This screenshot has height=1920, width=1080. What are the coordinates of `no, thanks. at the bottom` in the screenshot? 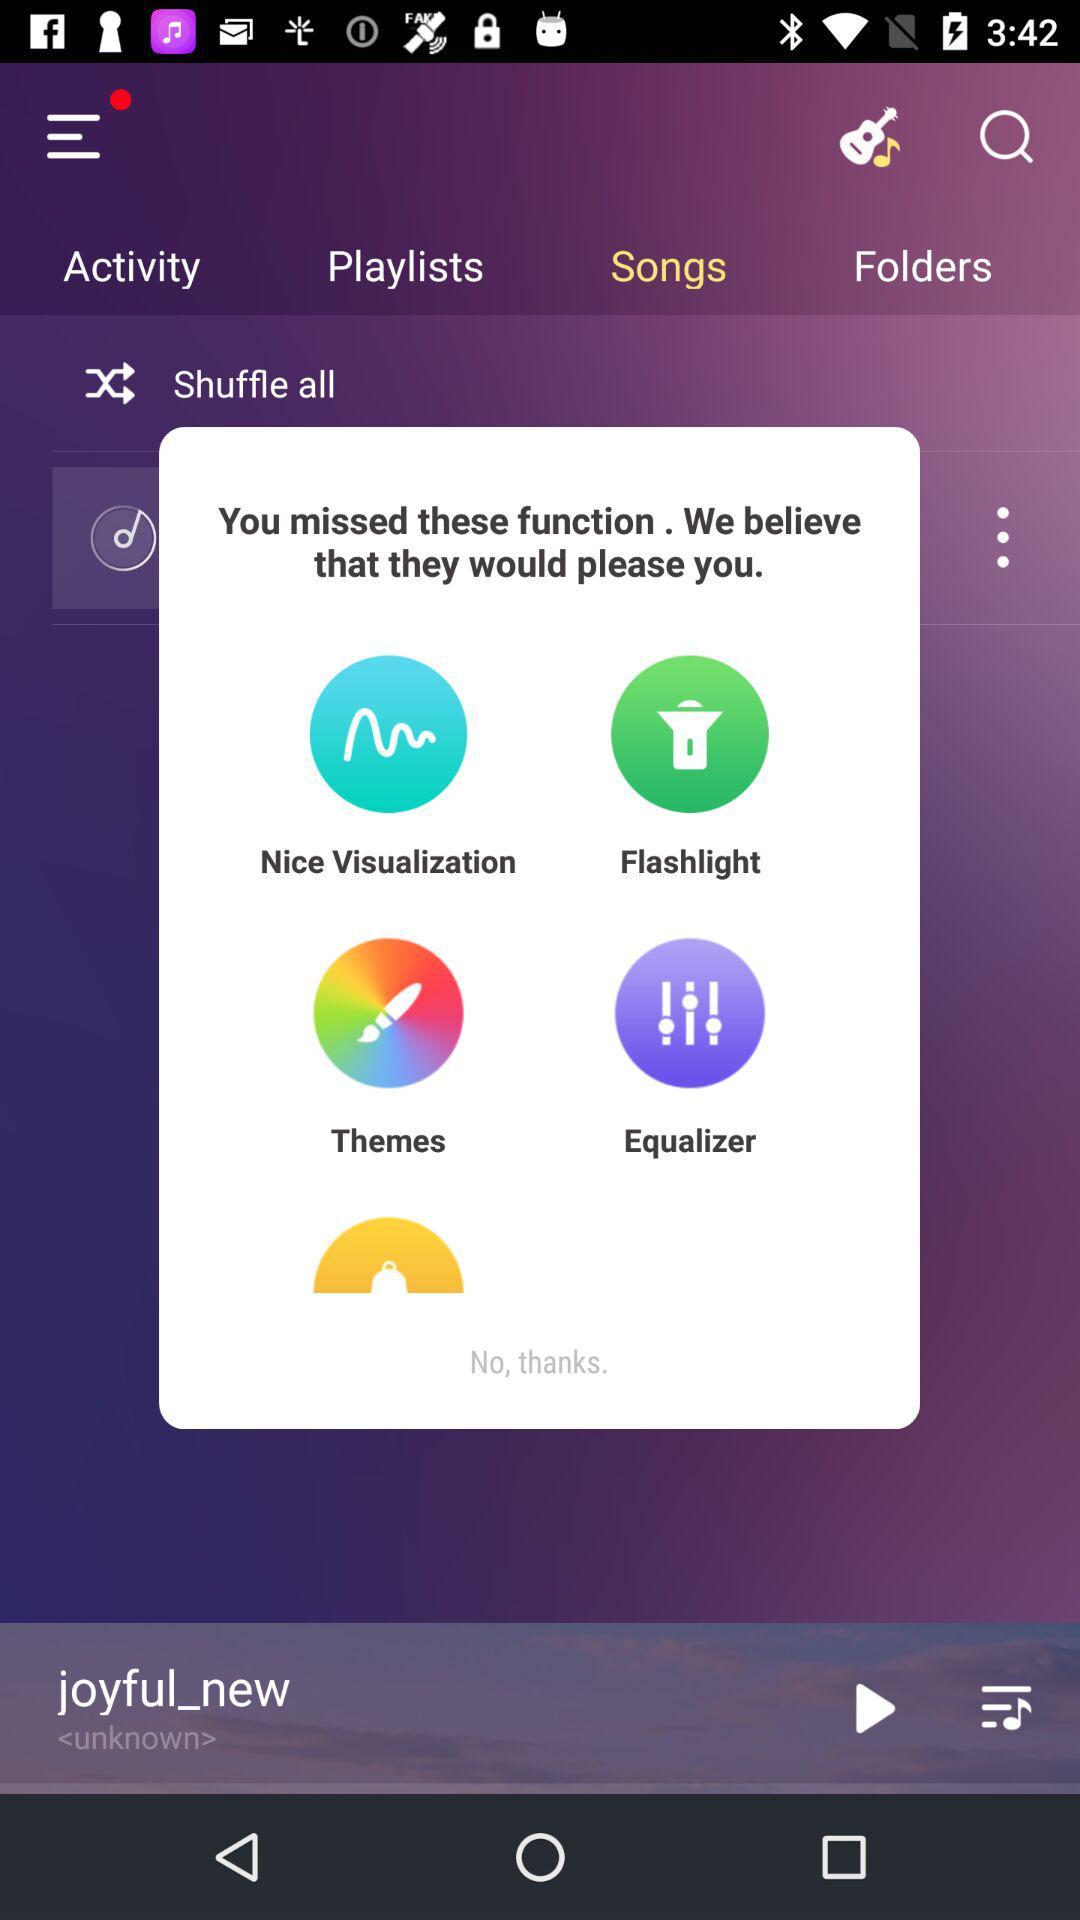 It's located at (538, 1360).